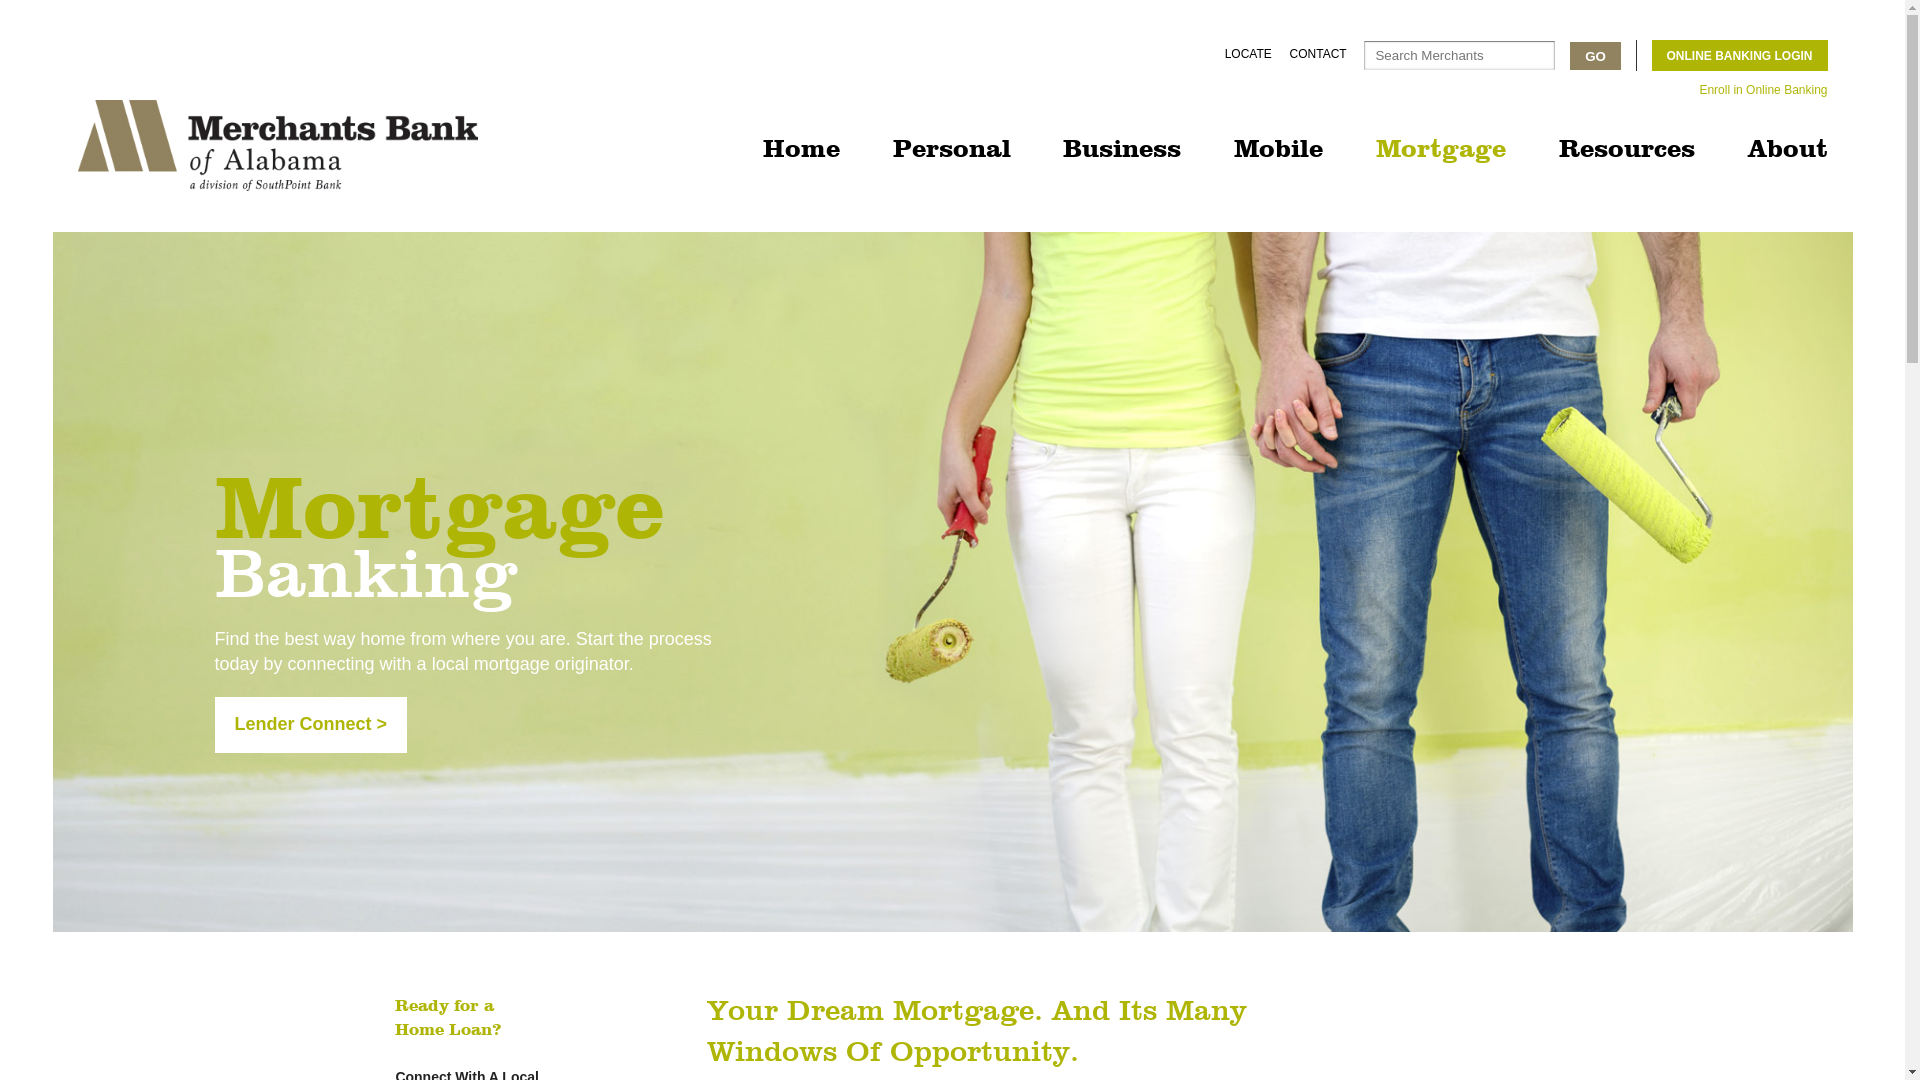  Describe the element at coordinates (1247, 53) in the screenshot. I see `'LOCATE'` at that location.